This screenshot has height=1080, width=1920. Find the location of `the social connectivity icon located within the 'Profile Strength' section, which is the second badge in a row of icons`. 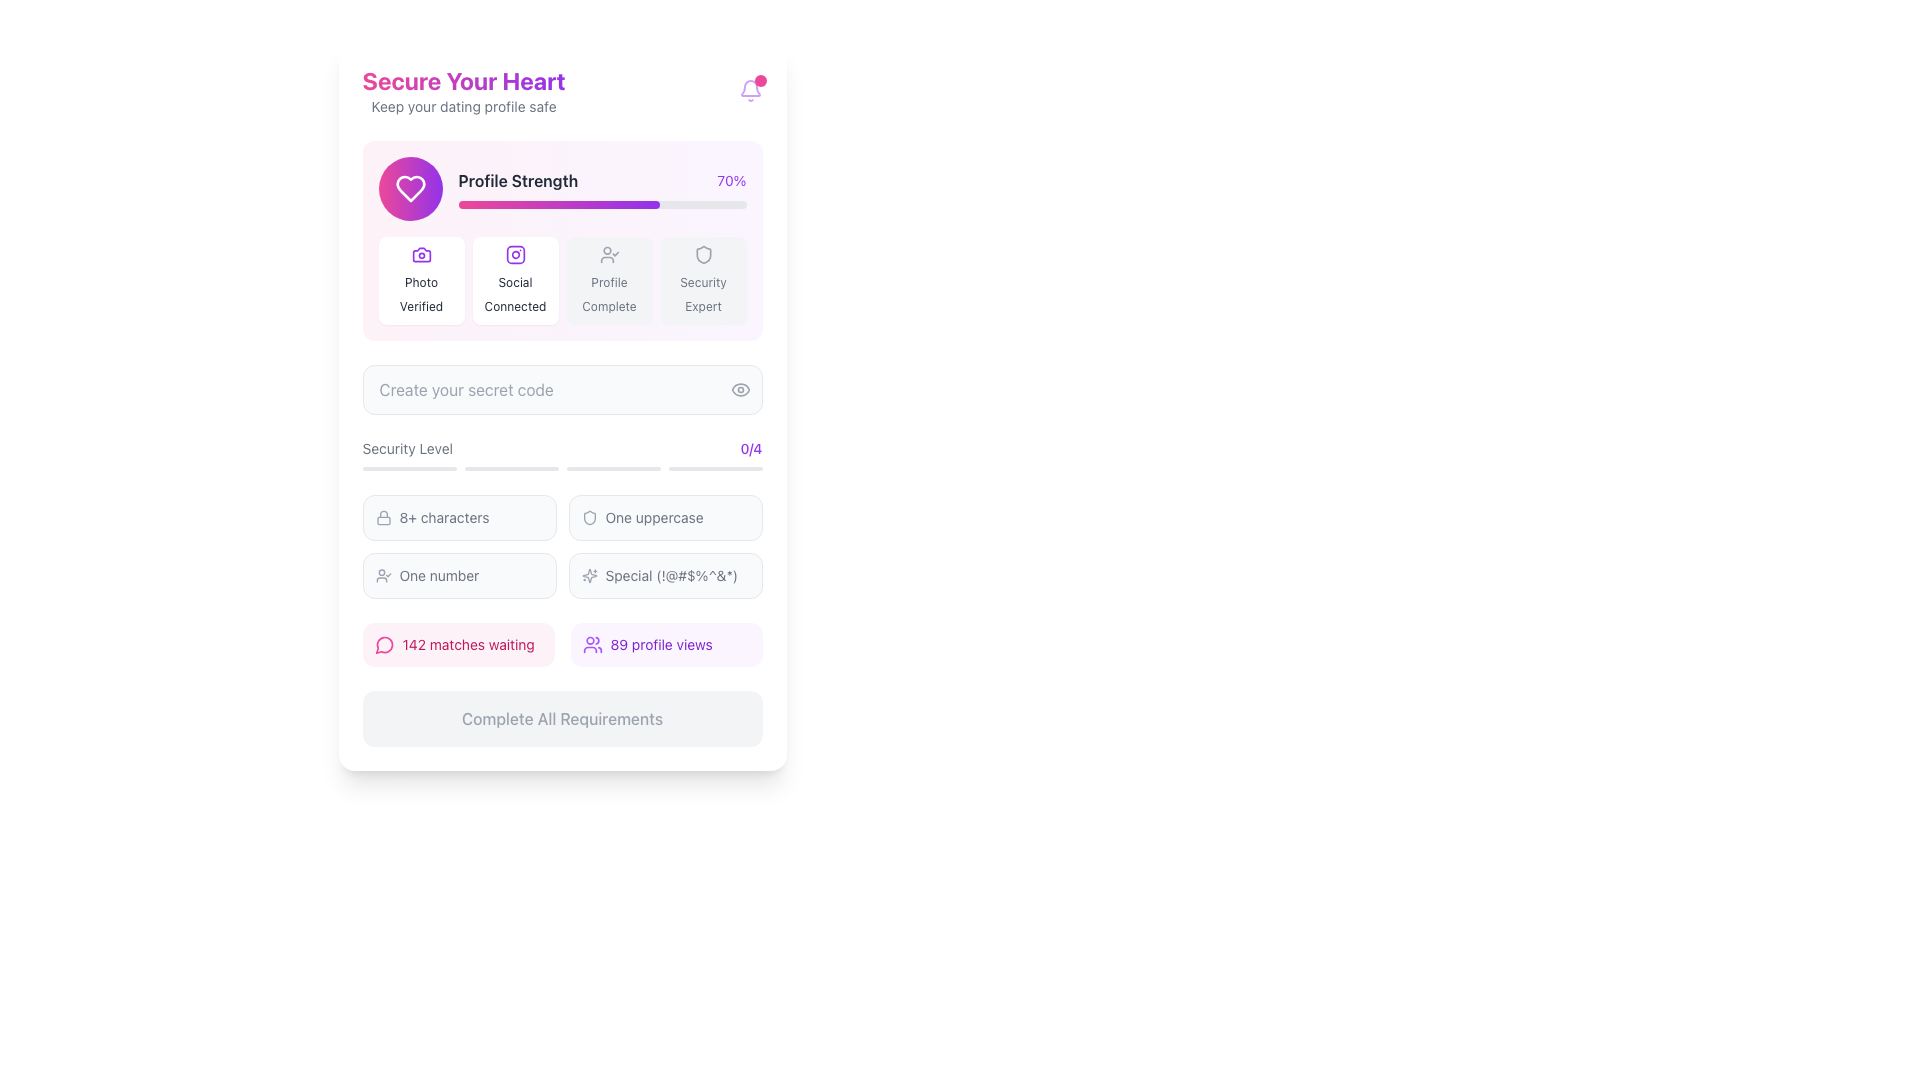

the social connectivity icon located within the 'Profile Strength' section, which is the second badge in a row of icons is located at coordinates (515, 253).